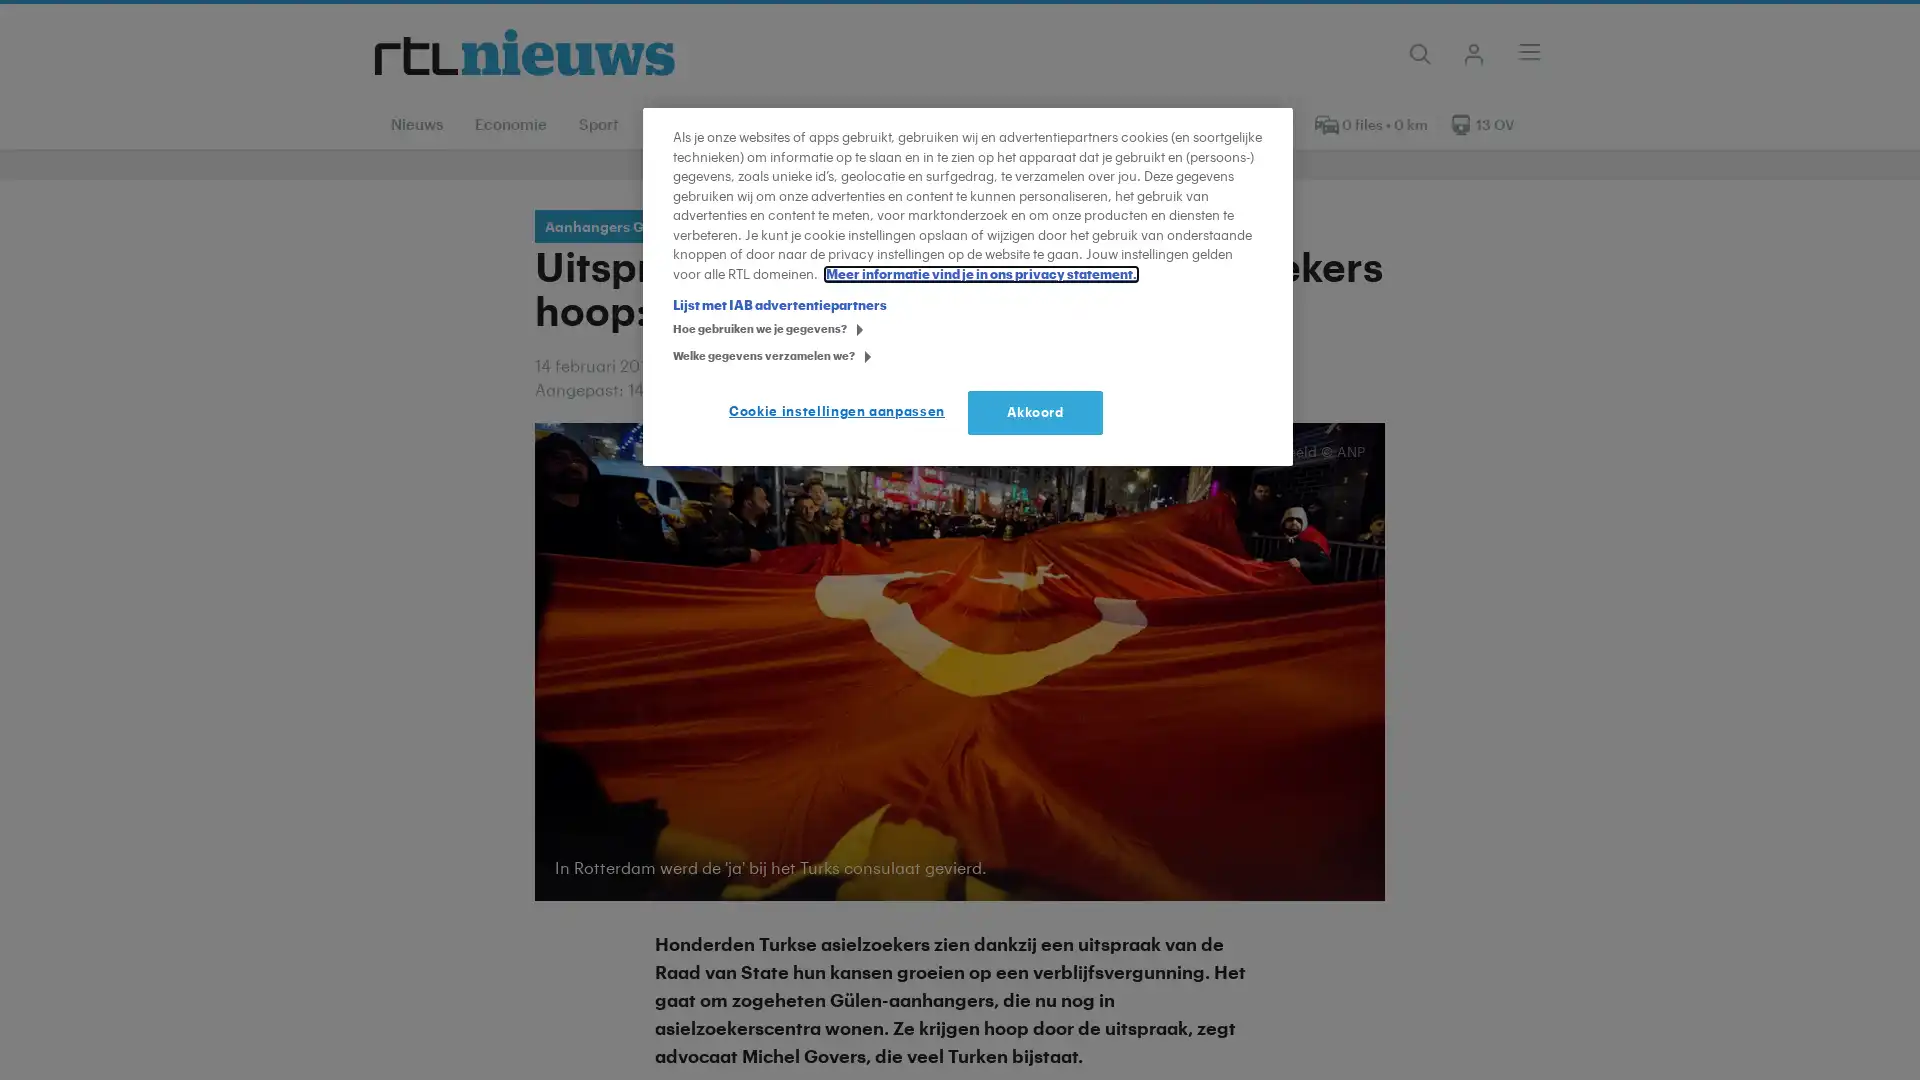 The image size is (1920, 1080). What do you see at coordinates (679, 357) in the screenshot?
I see `Welke gegevens verzamelen we?` at bounding box center [679, 357].